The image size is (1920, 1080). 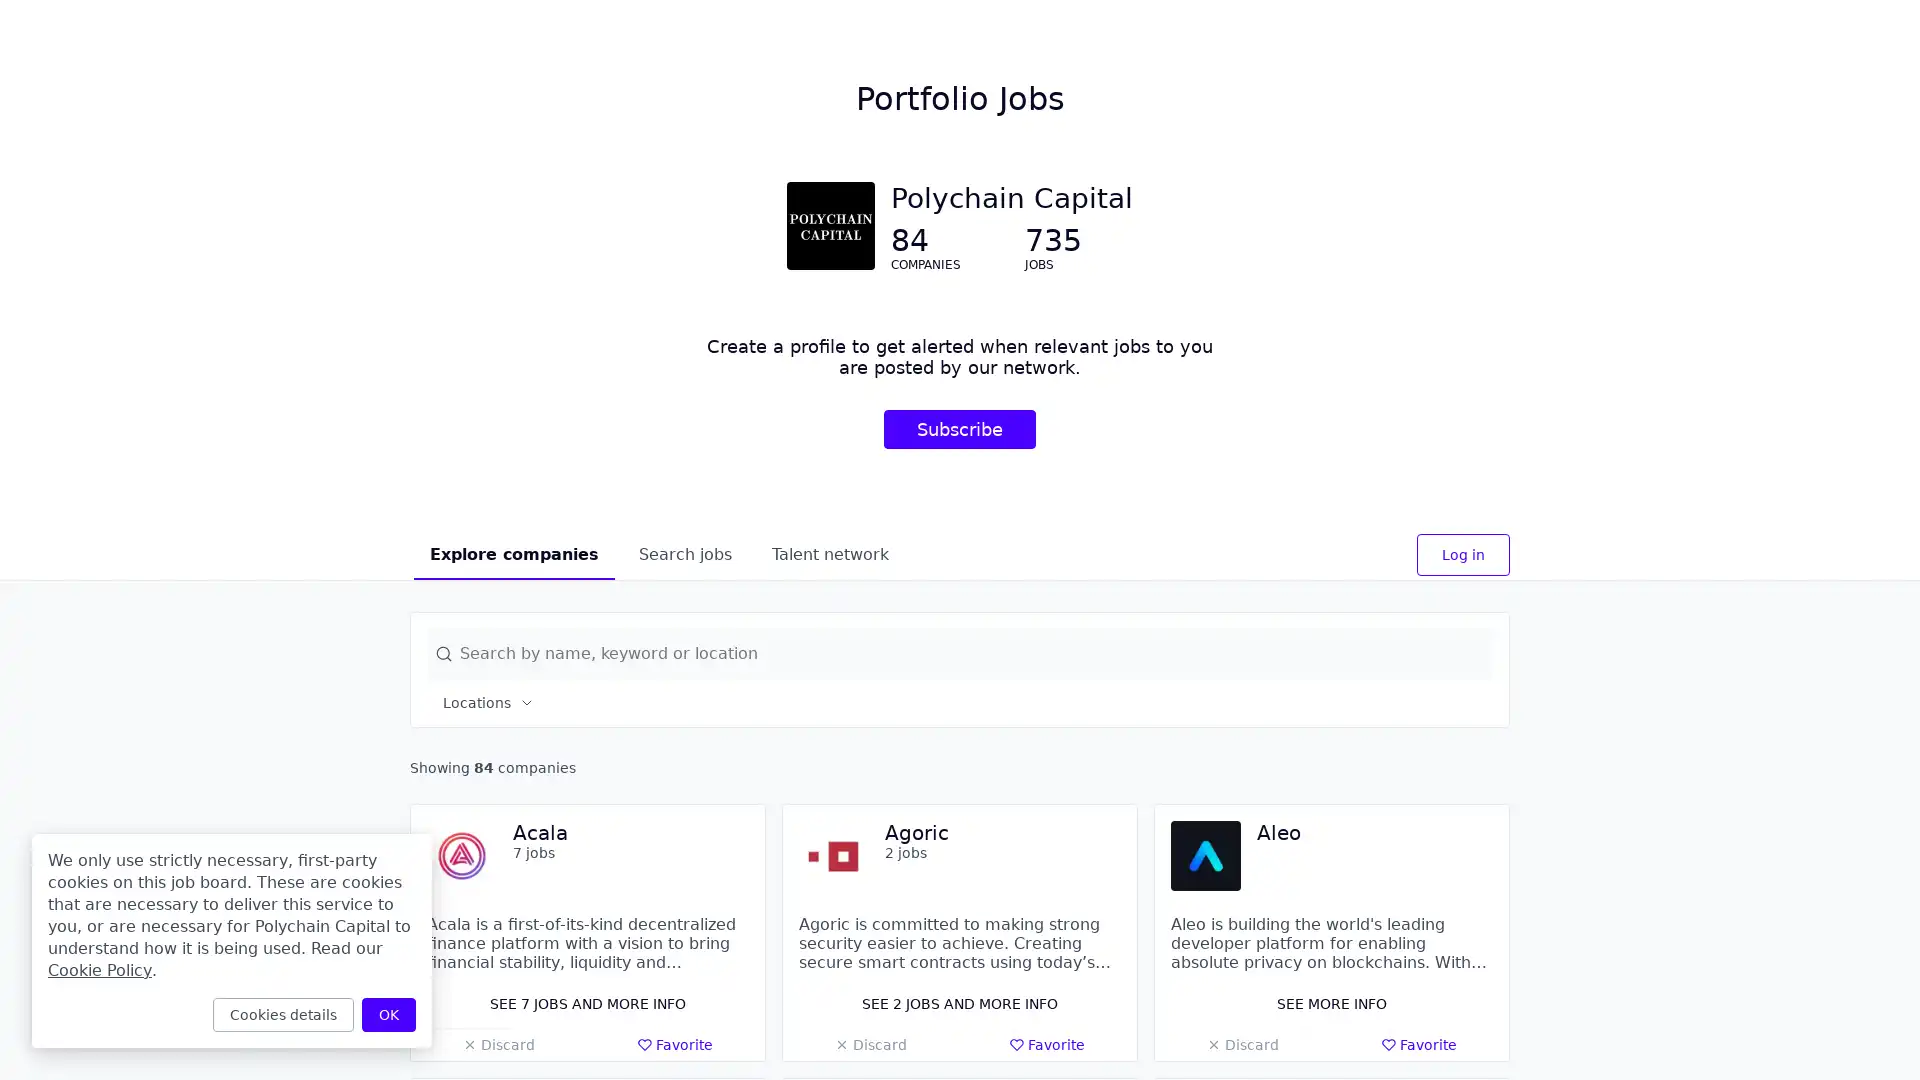 What do you see at coordinates (1046, 1044) in the screenshot?
I see `Favorite` at bounding box center [1046, 1044].